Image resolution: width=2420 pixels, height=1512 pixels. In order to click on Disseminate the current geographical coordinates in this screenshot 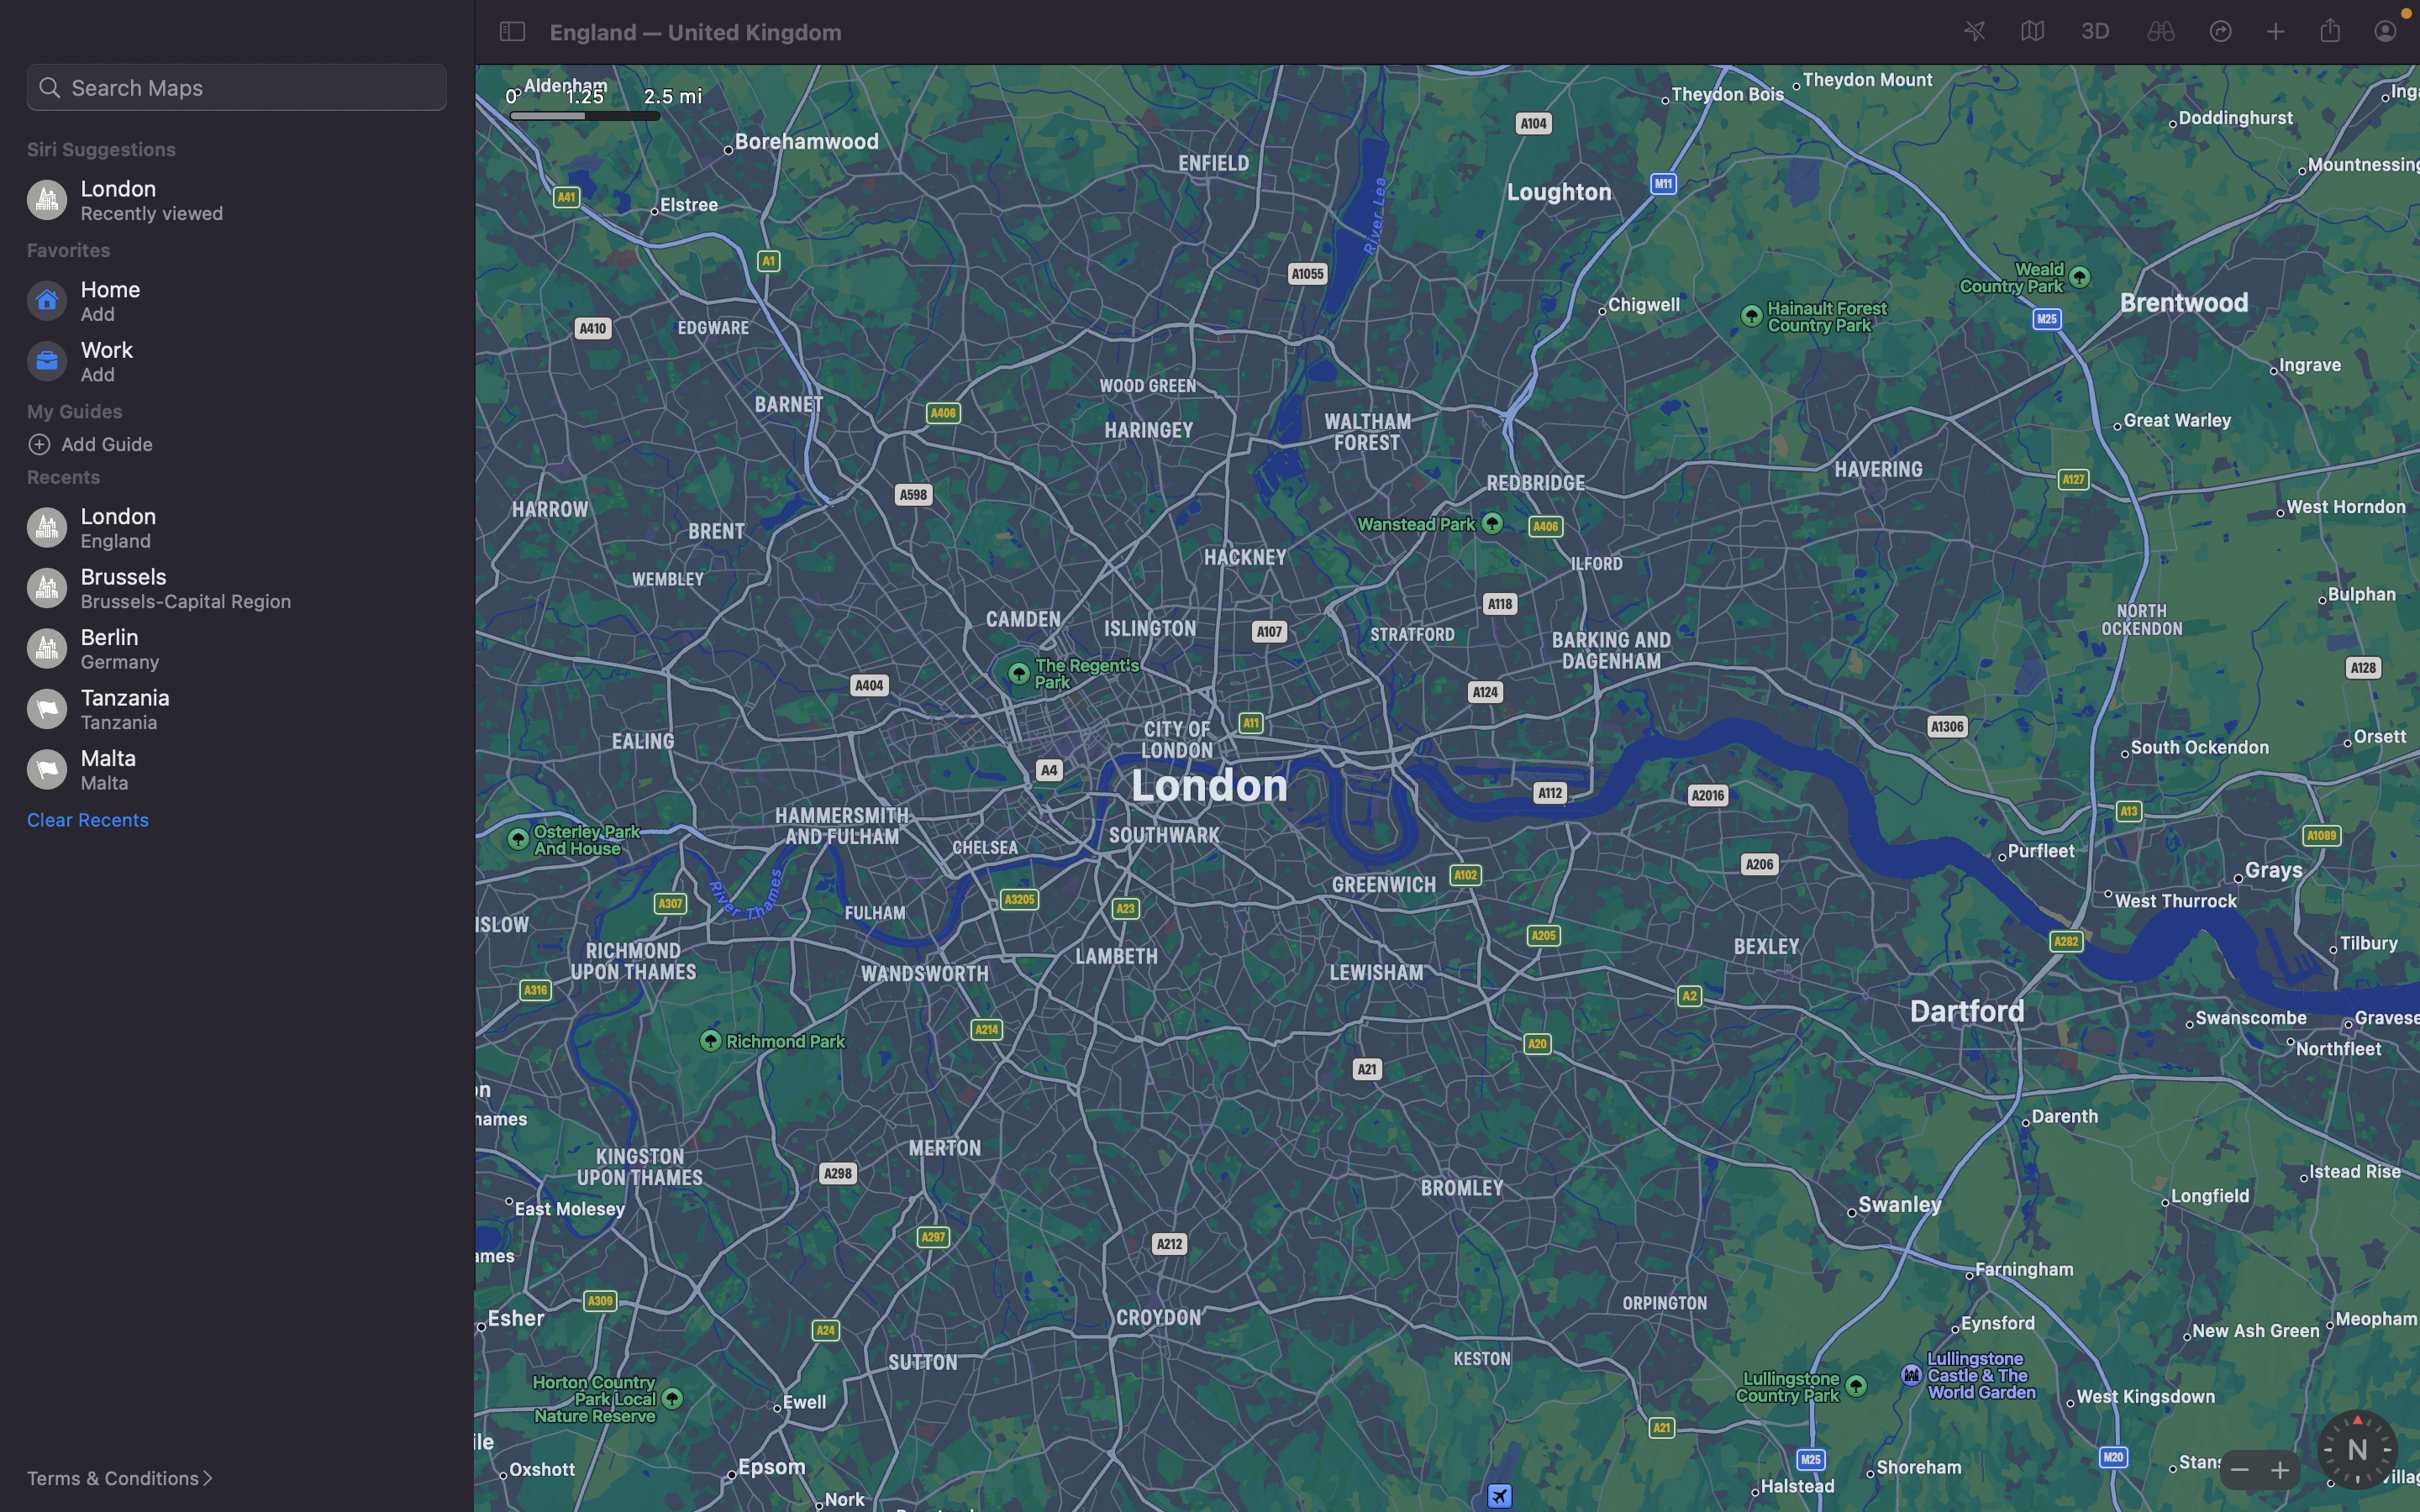, I will do `click(2333, 28)`.